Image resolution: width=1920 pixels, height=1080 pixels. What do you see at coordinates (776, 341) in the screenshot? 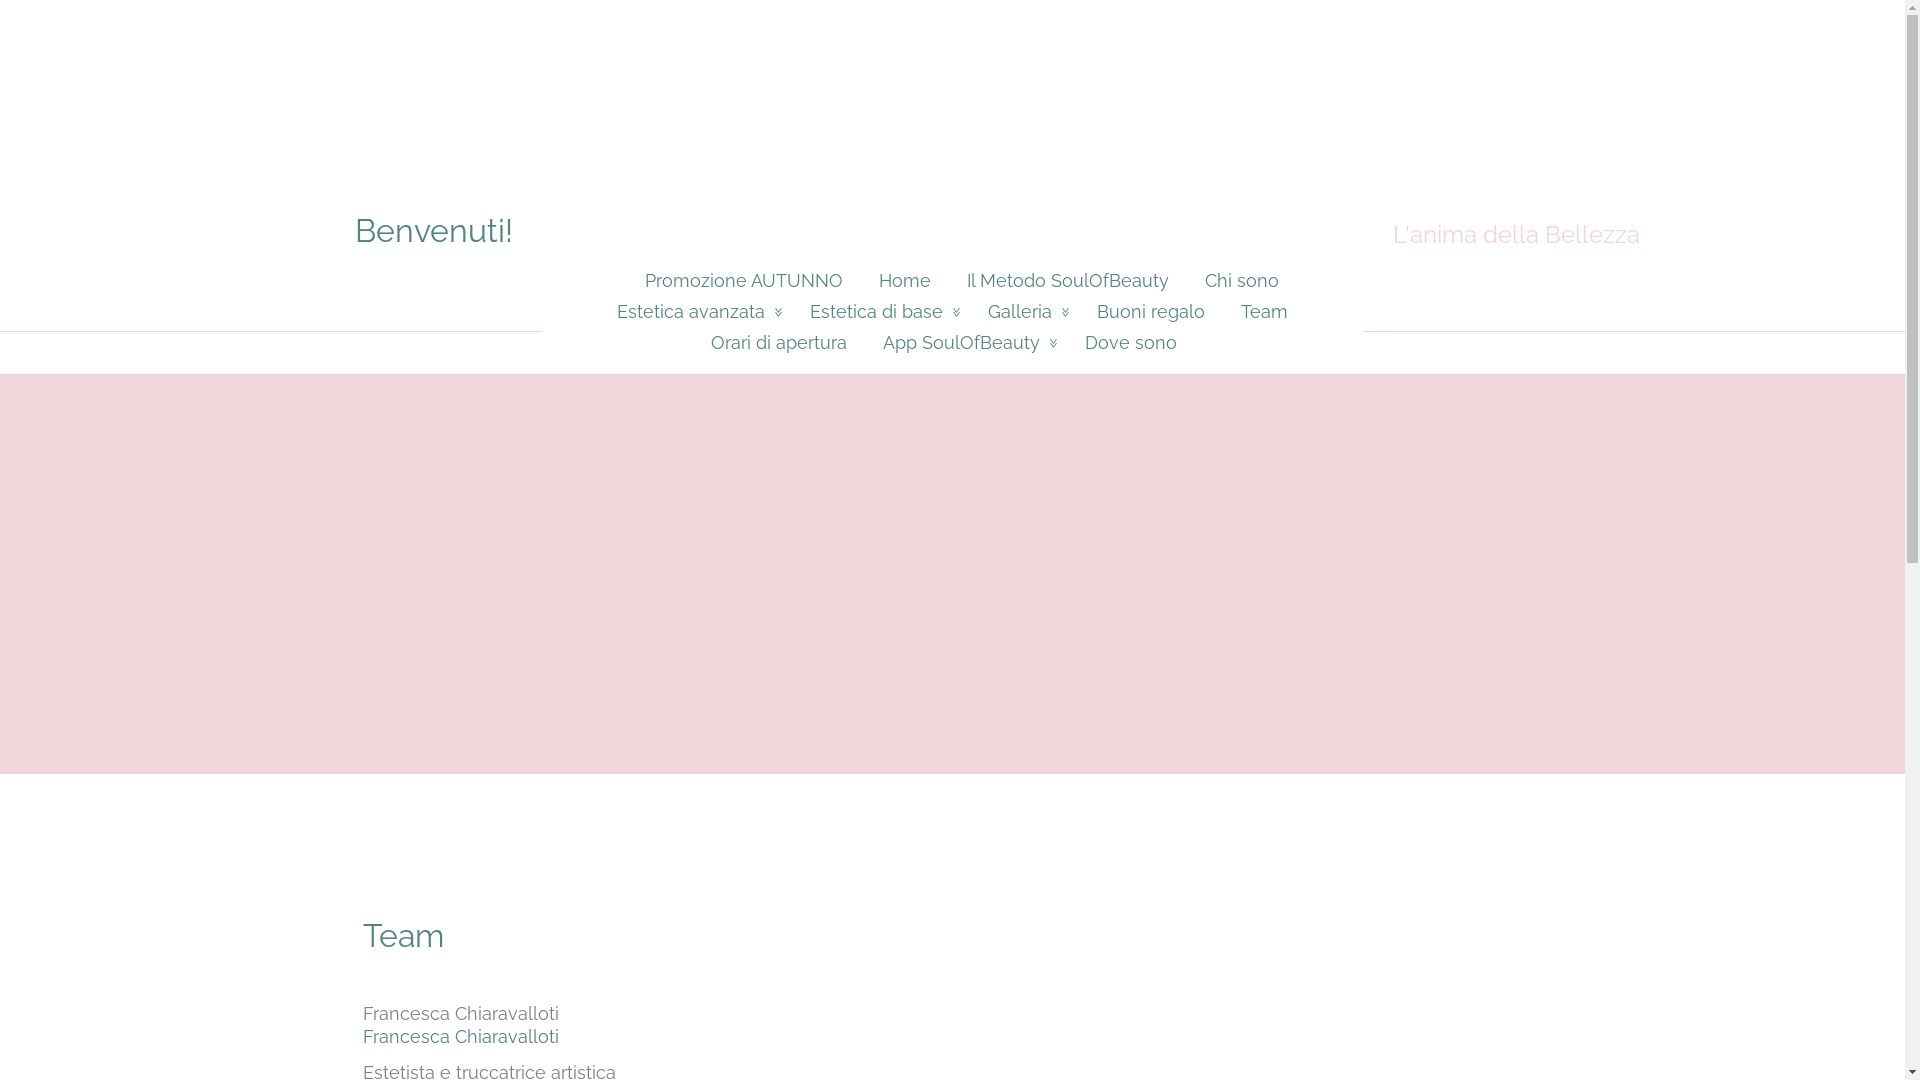
I see `'Orari di apertura'` at bounding box center [776, 341].